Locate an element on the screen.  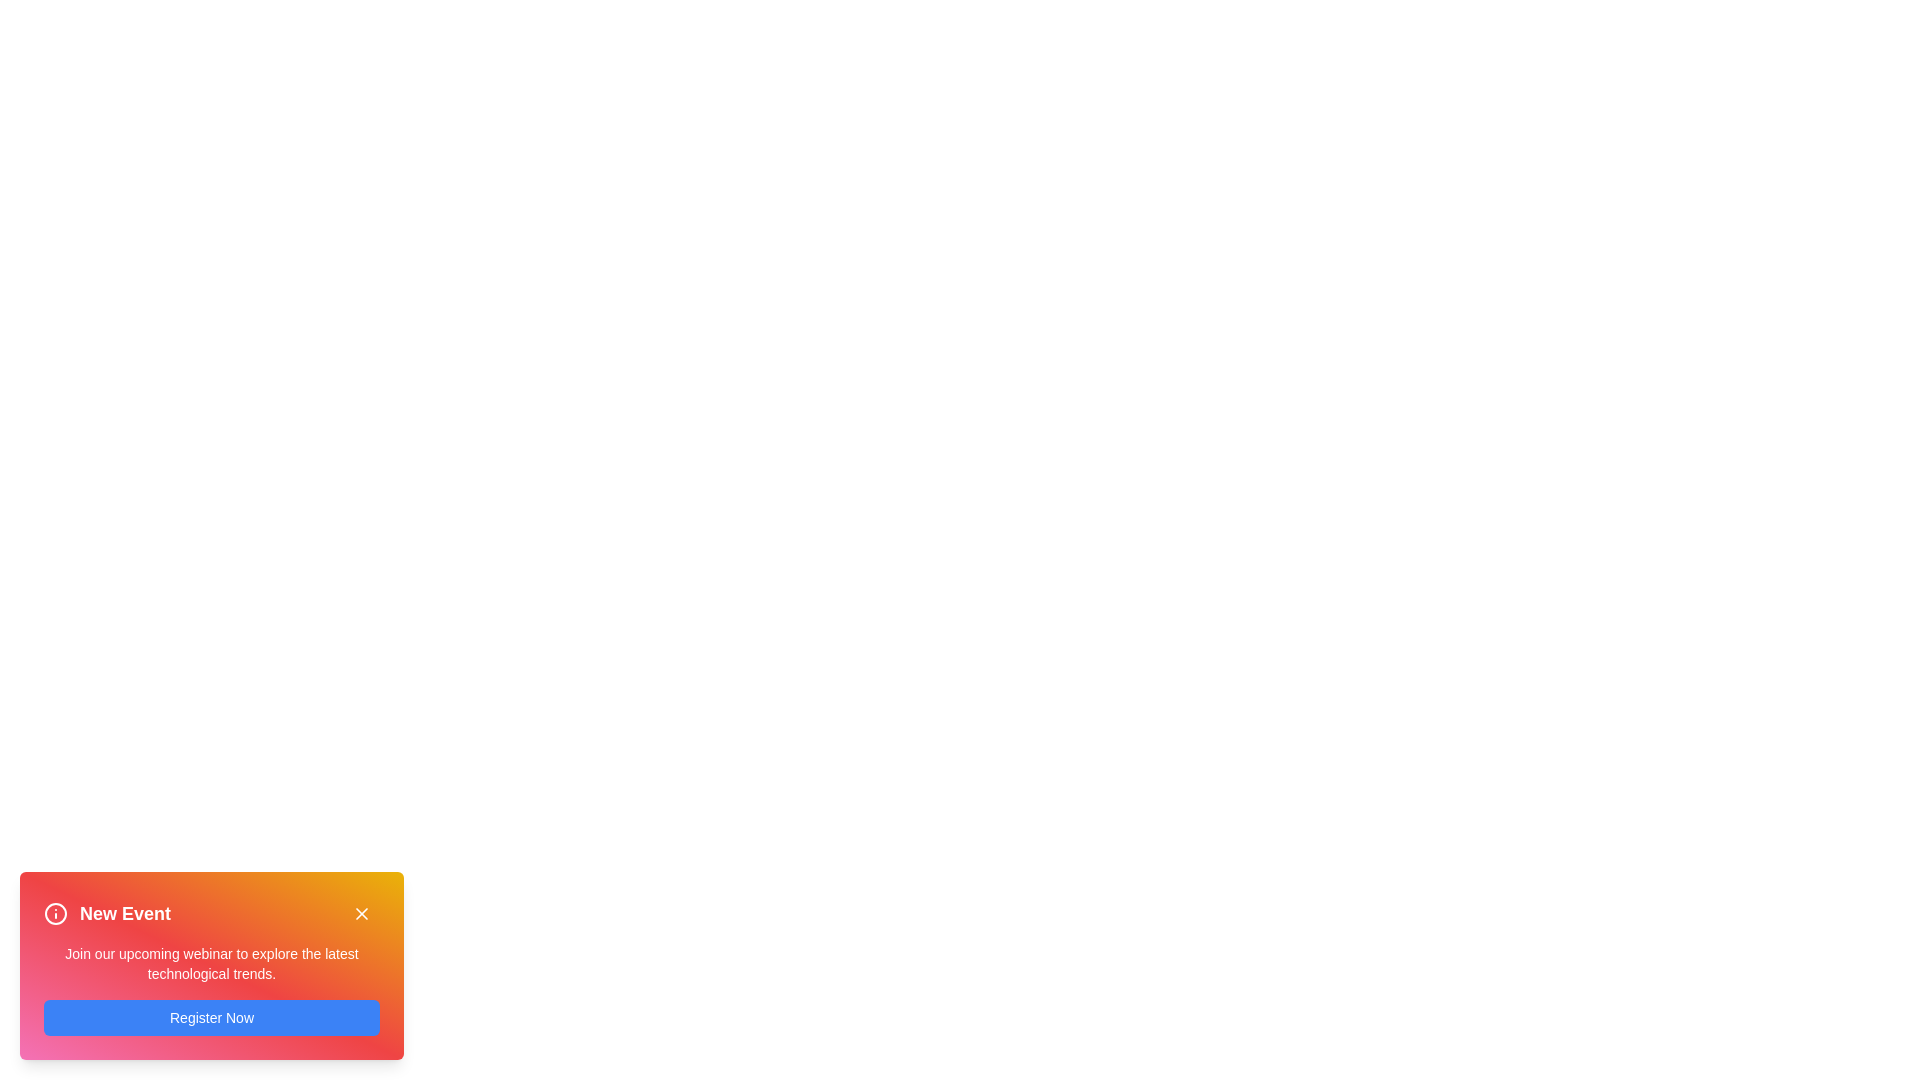
close button on the snackbar to dismiss it is located at coordinates (361, 914).